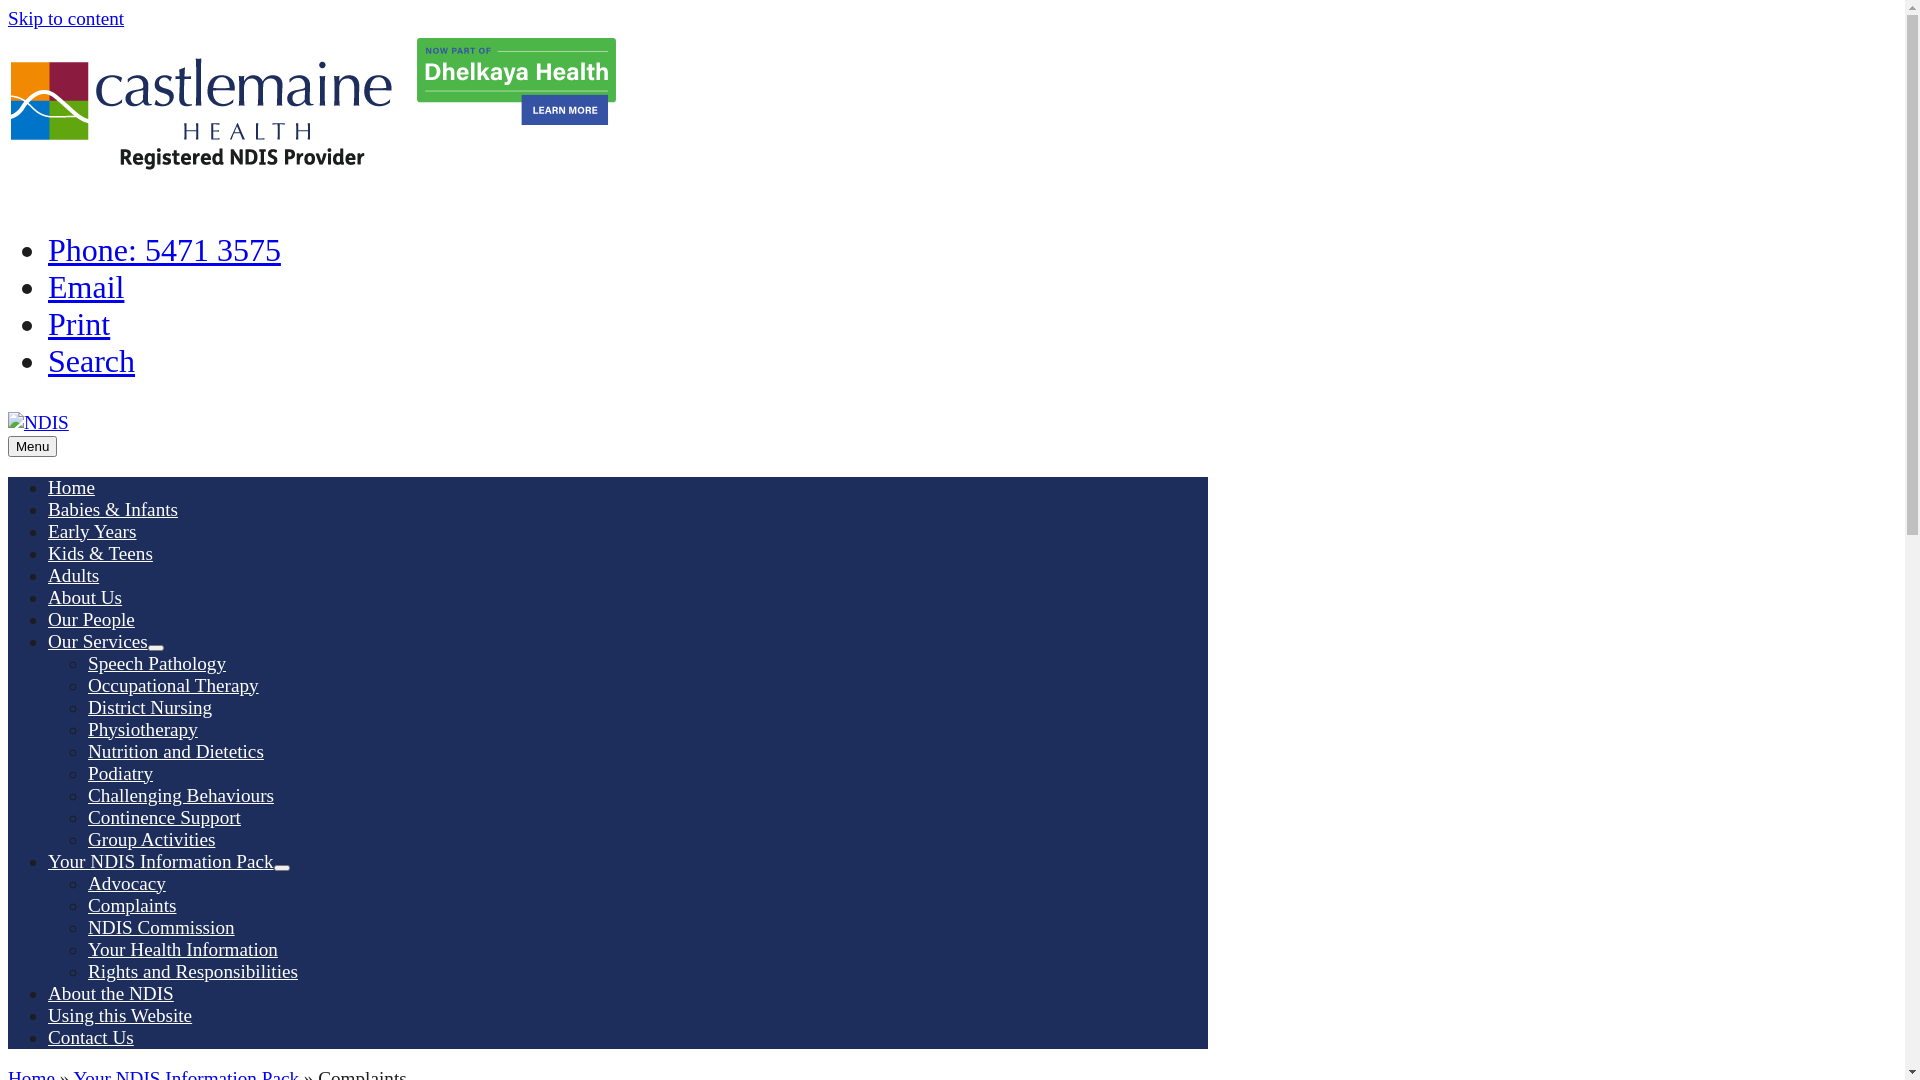 This screenshot has height=1080, width=1920. What do you see at coordinates (86, 948) in the screenshot?
I see `'Your Health Information'` at bounding box center [86, 948].